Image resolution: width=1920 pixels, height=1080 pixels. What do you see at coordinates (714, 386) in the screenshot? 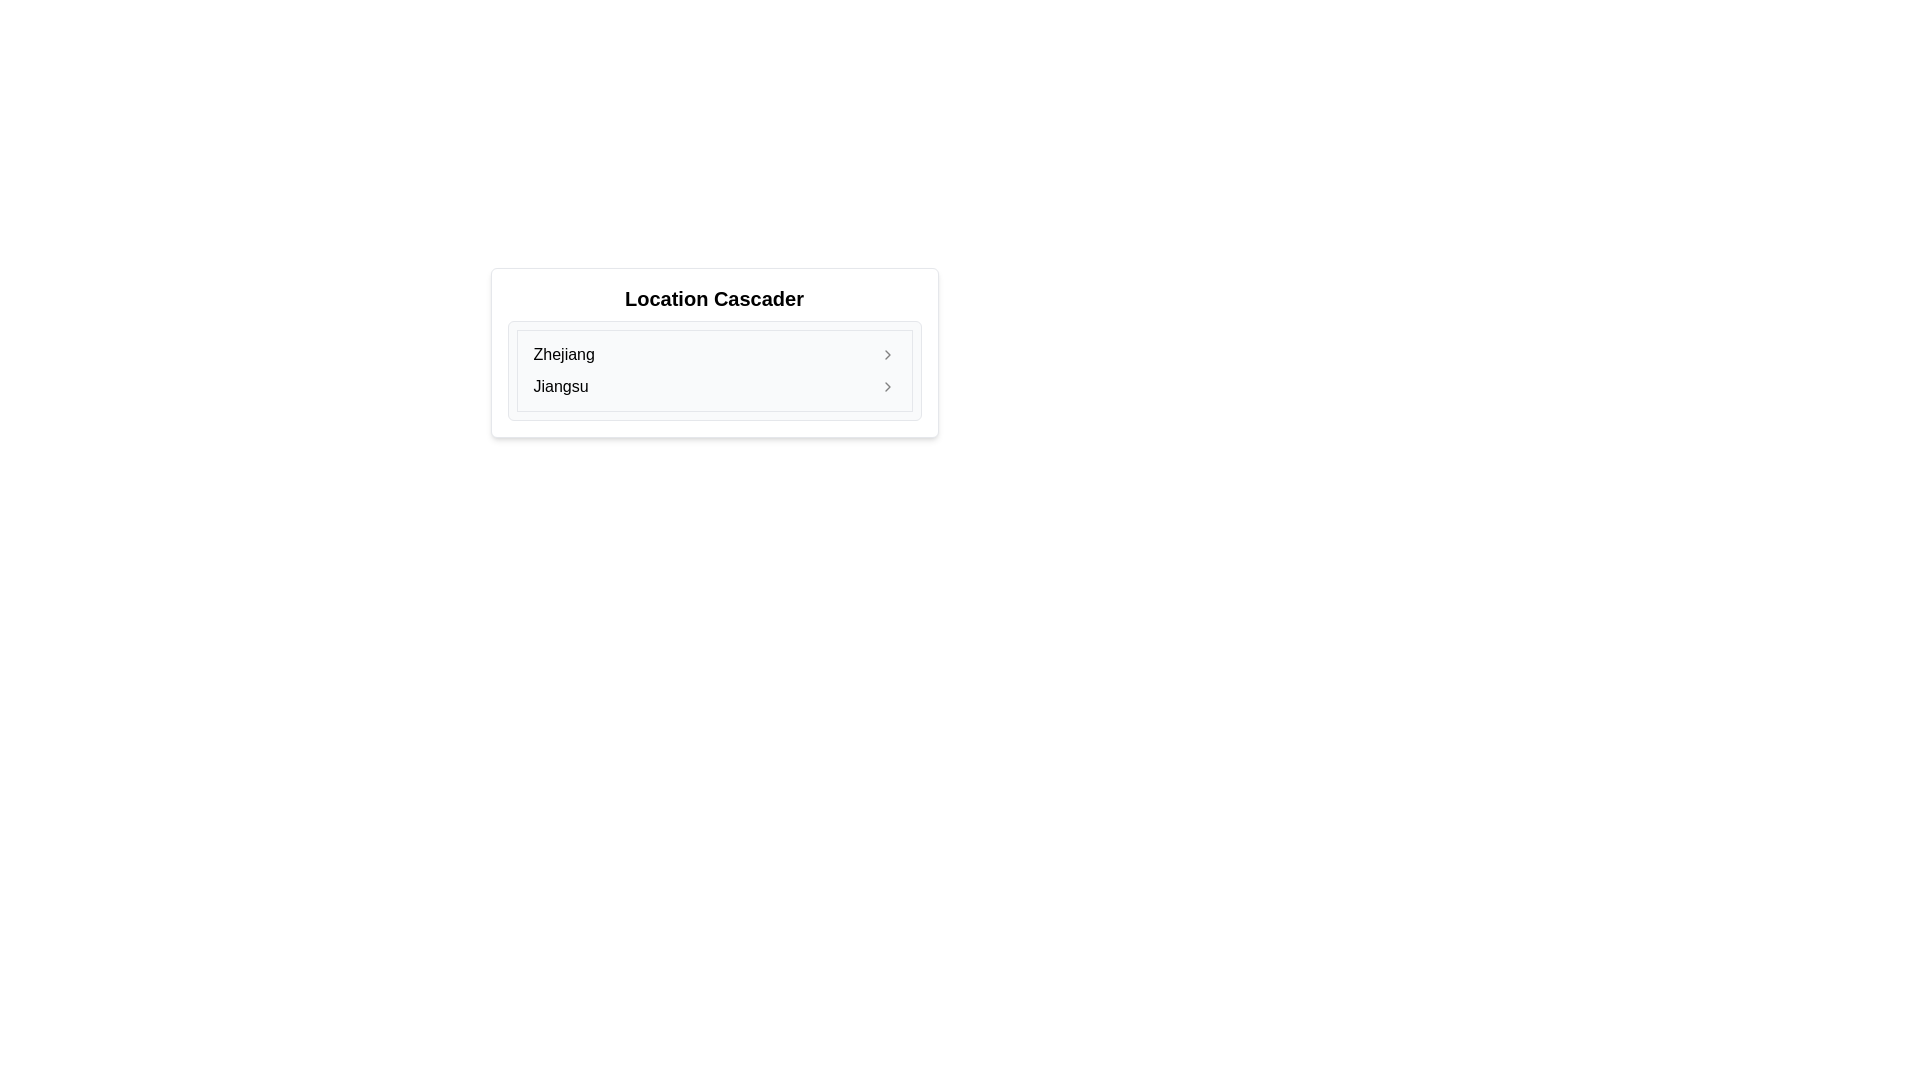
I see `the second item in the list that allows selection of 'Jiangsu'` at bounding box center [714, 386].